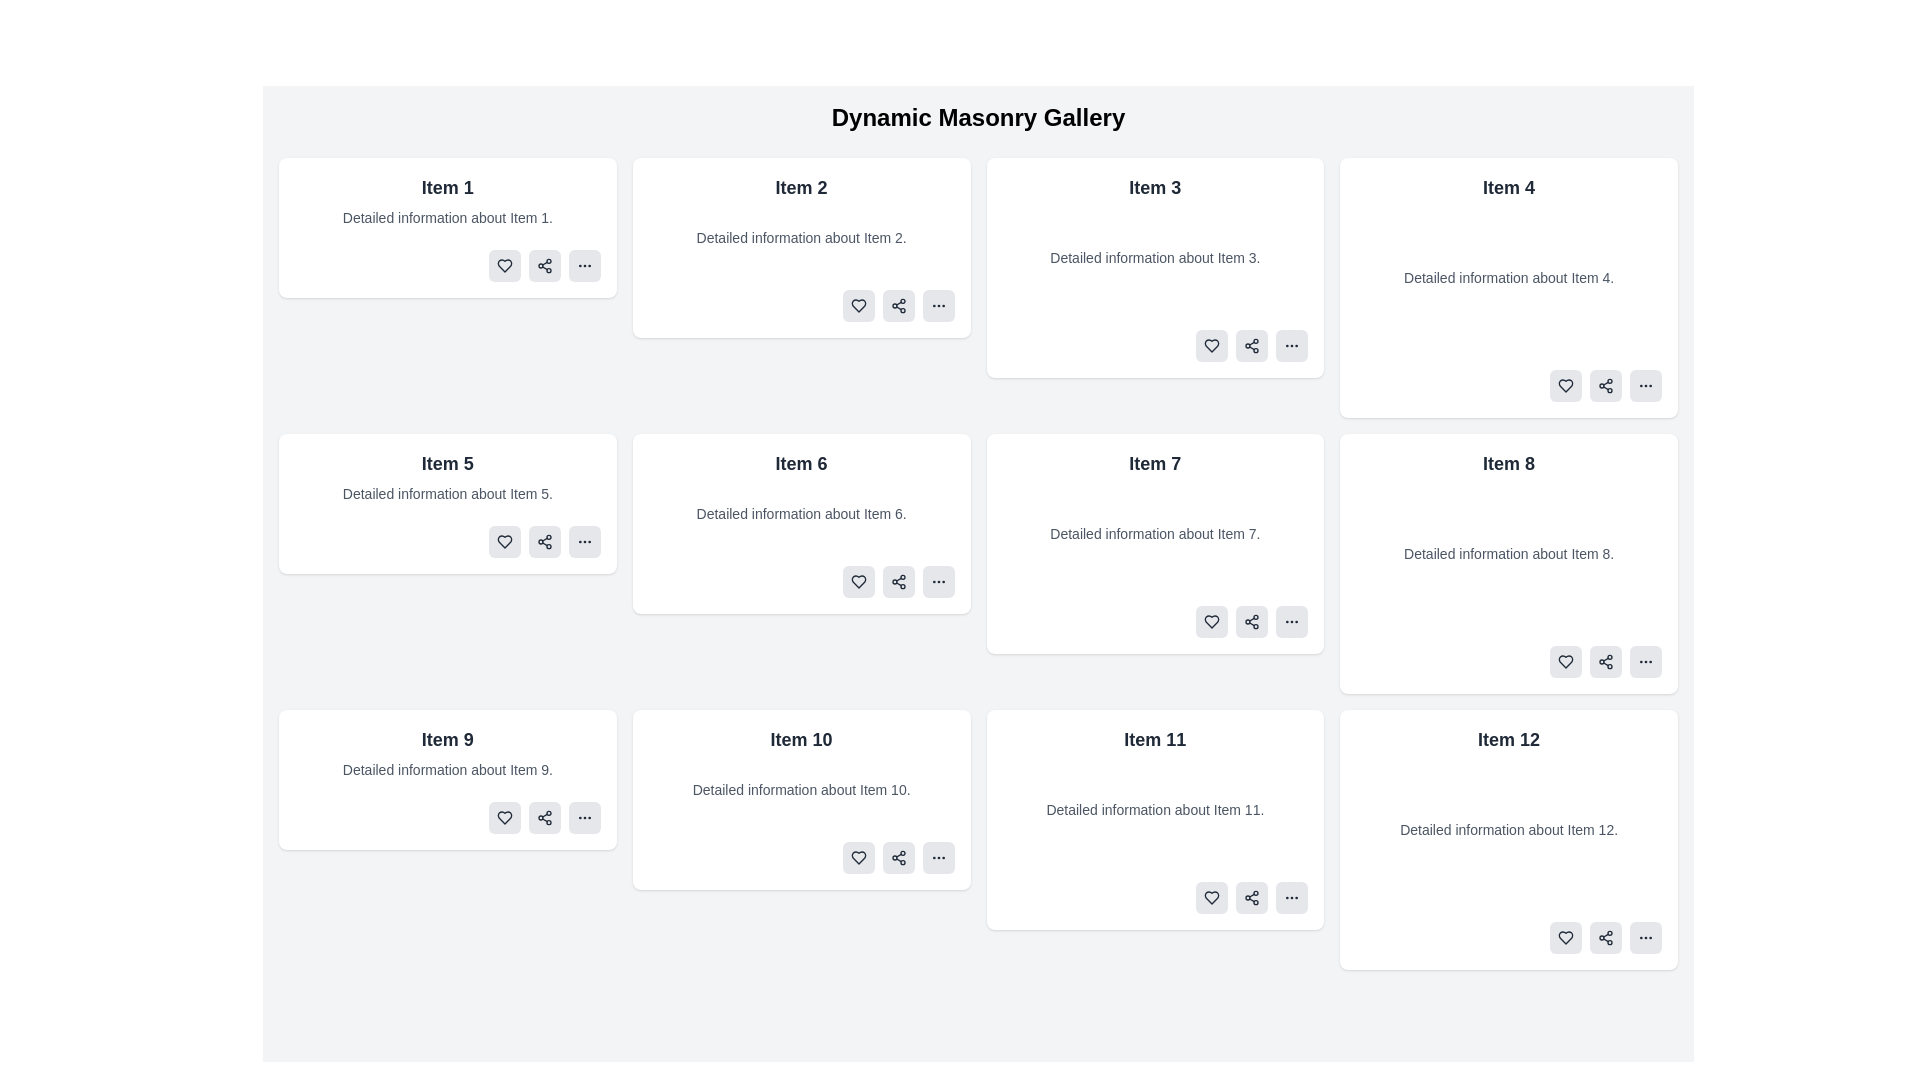 The width and height of the screenshot is (1920, 1080). Describe the element at coordinates (1646, 662) in the screenshot. I see `the icon composed of three small dots at the bottom-right corner of the 'Item 8' card` at that location.